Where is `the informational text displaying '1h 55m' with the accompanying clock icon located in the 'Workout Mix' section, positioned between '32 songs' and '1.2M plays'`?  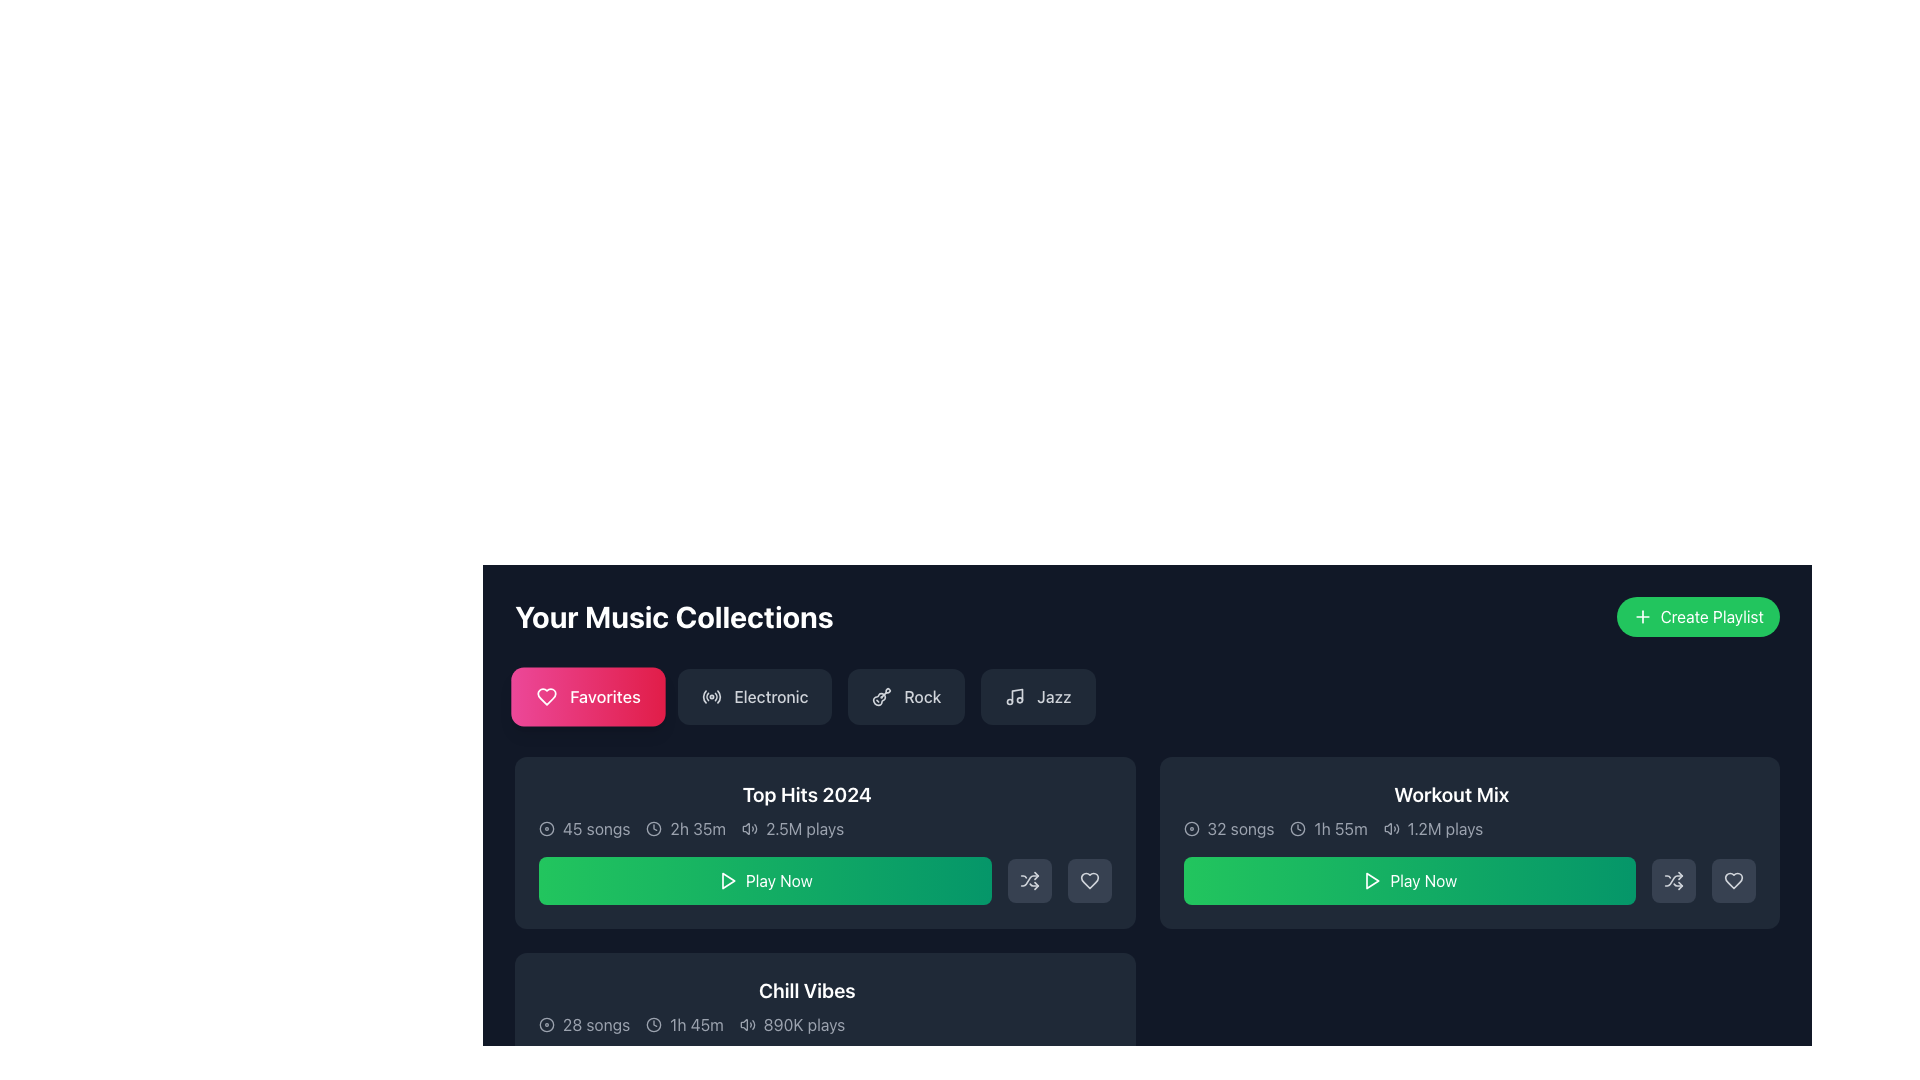 the informational text displaying '1h 55m' with the accompanying clock icon located in the 'Workout Mix' section, positioned between '32 songs' and '1.2M plays' is located at coordinates (1329, 829).